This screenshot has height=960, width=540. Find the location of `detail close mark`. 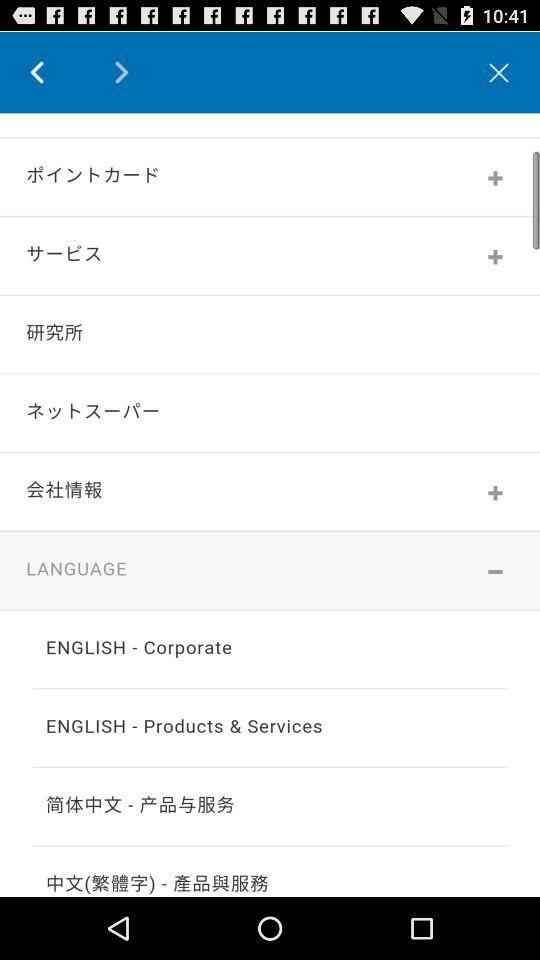

detail close mark is located at coordinates (498, 72).